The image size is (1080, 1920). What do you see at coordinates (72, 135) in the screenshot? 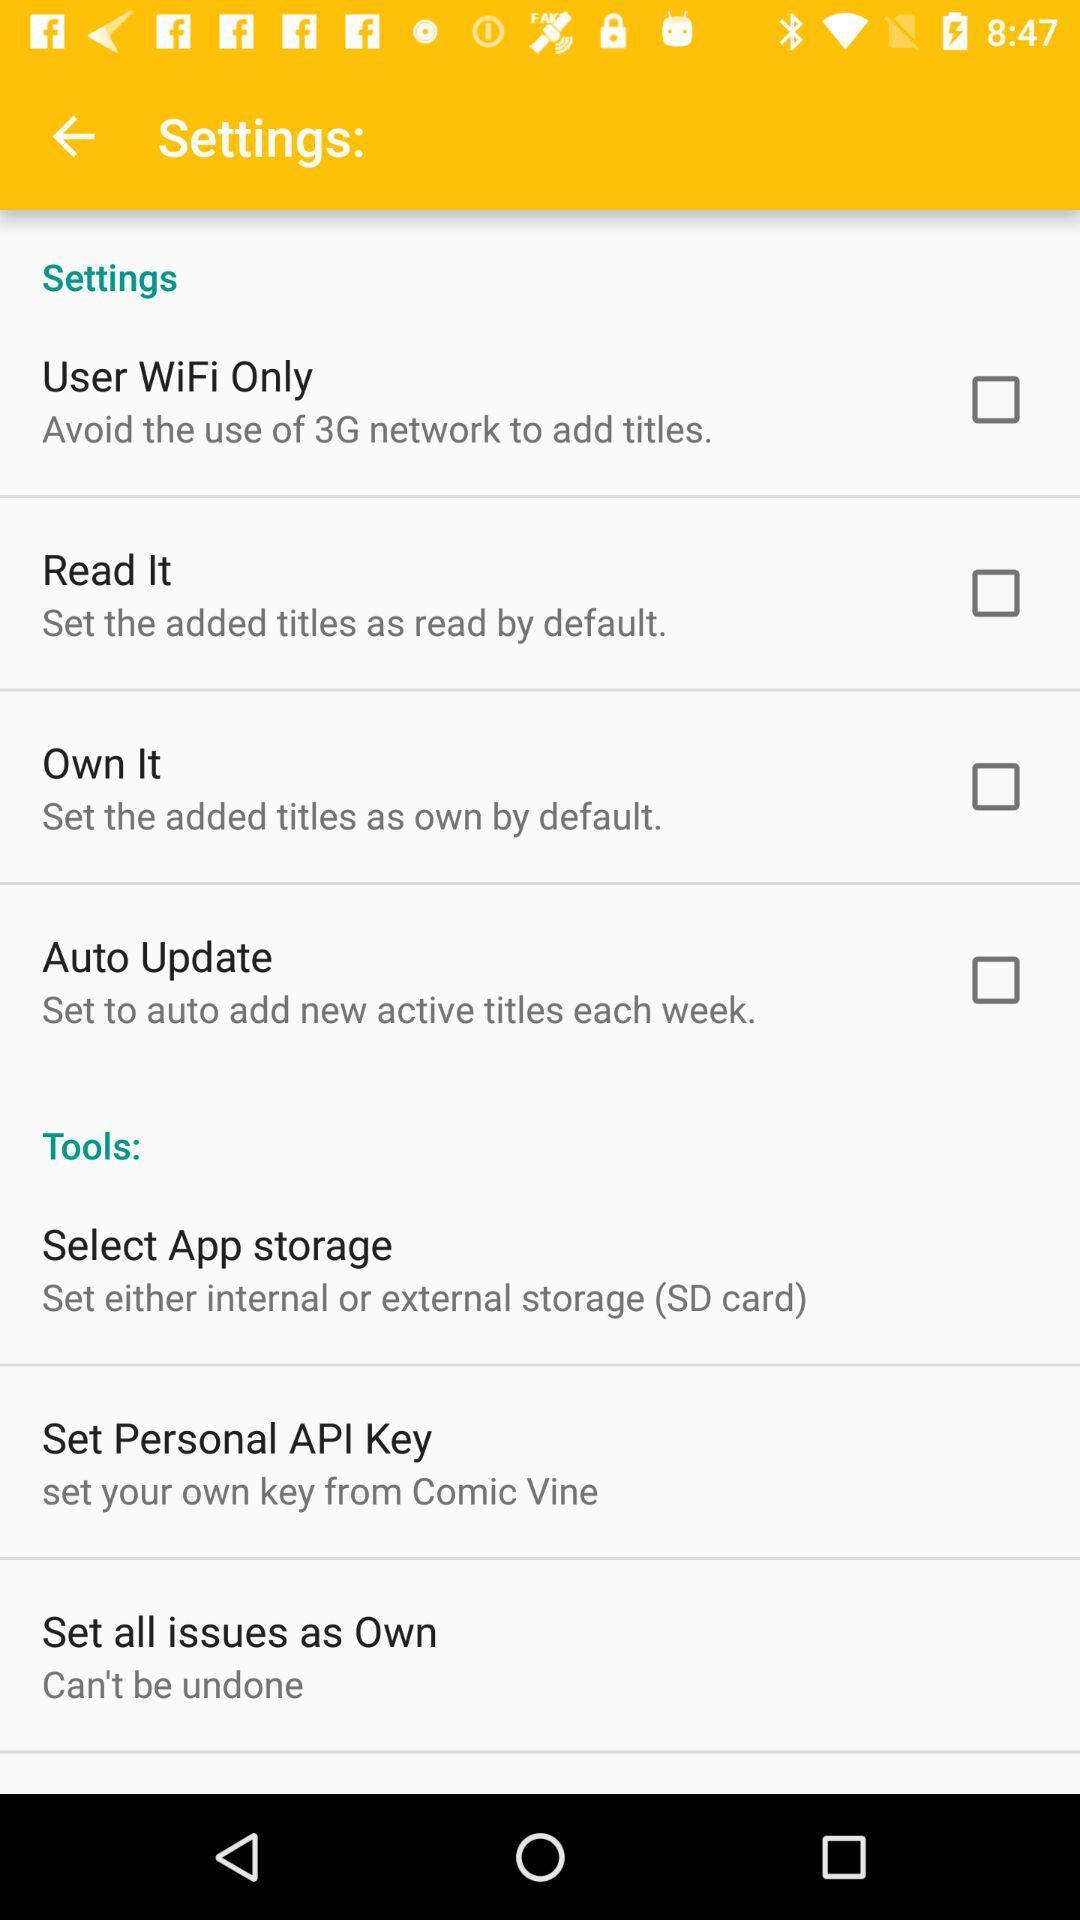
I see `item next to settings: icon` at bounding box center [72, 135].